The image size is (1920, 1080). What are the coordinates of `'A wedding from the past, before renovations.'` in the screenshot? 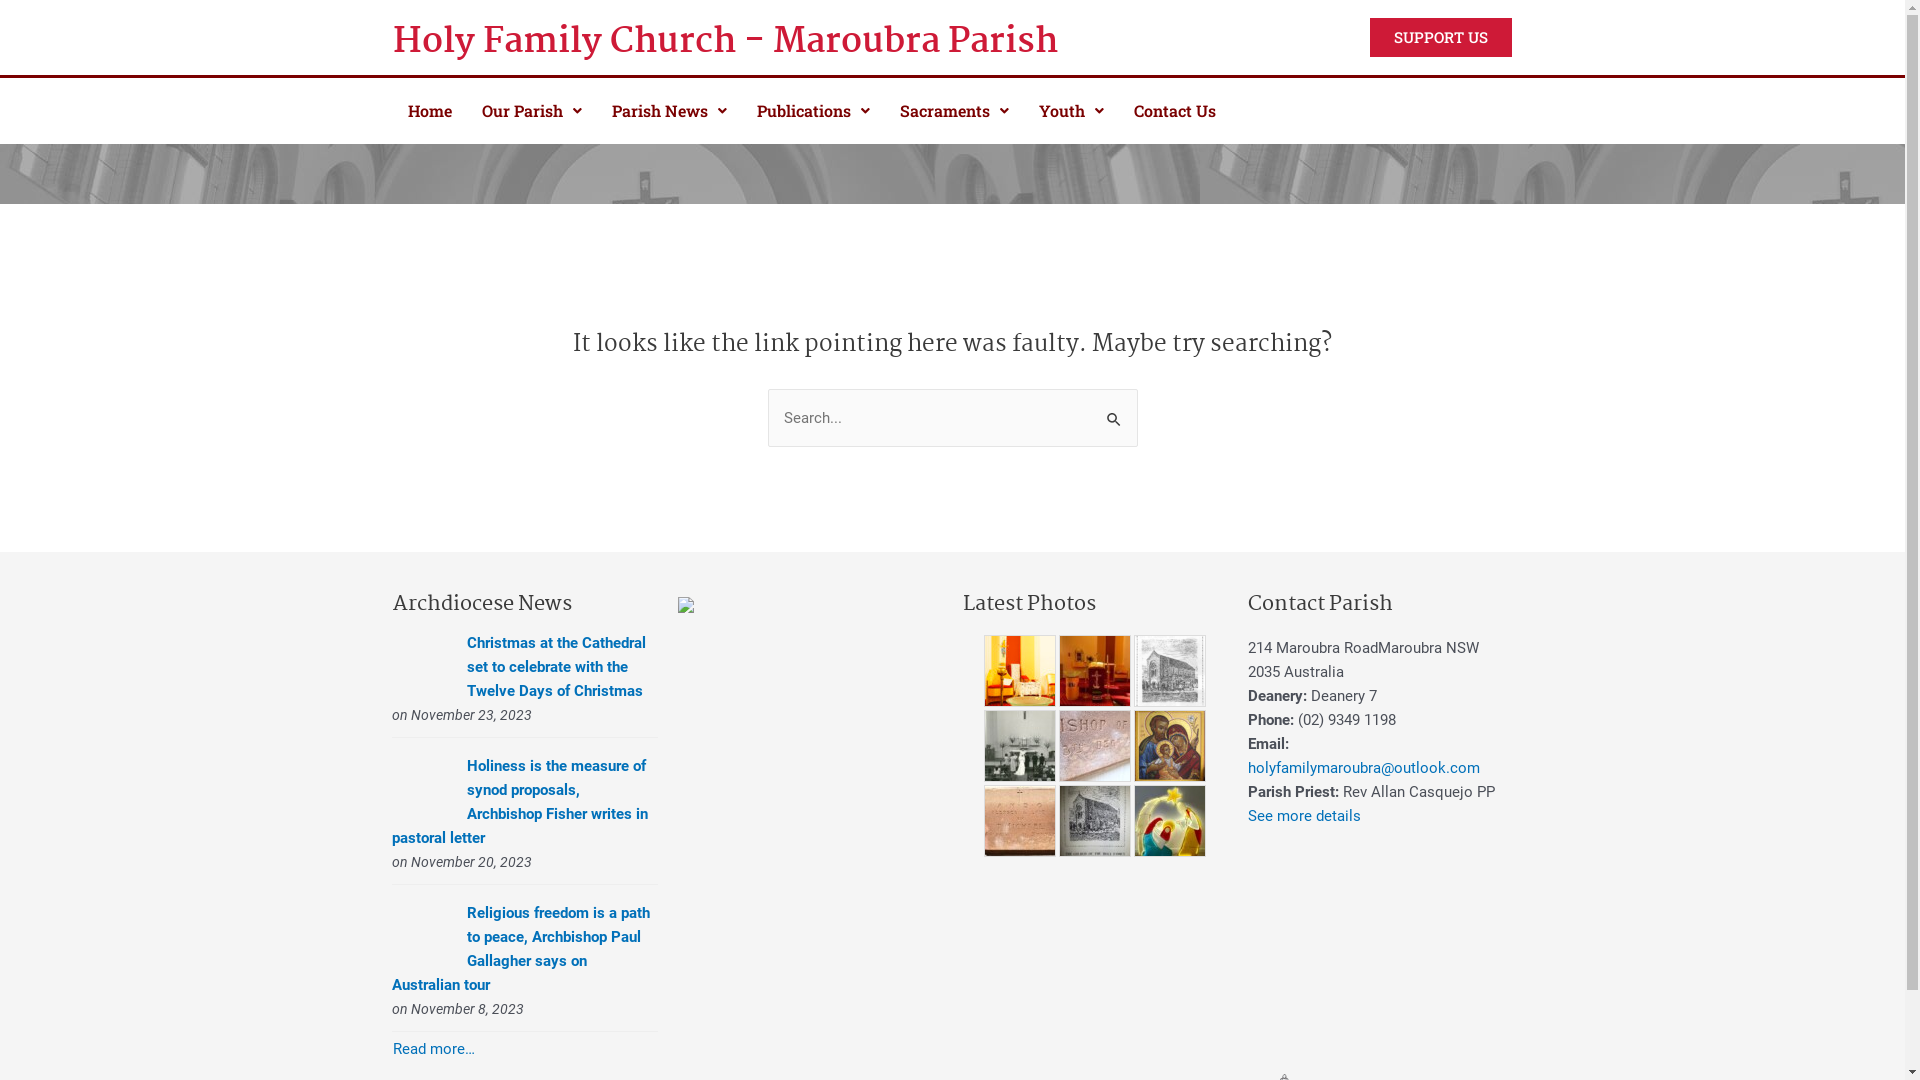 It's located at (1019, 744).